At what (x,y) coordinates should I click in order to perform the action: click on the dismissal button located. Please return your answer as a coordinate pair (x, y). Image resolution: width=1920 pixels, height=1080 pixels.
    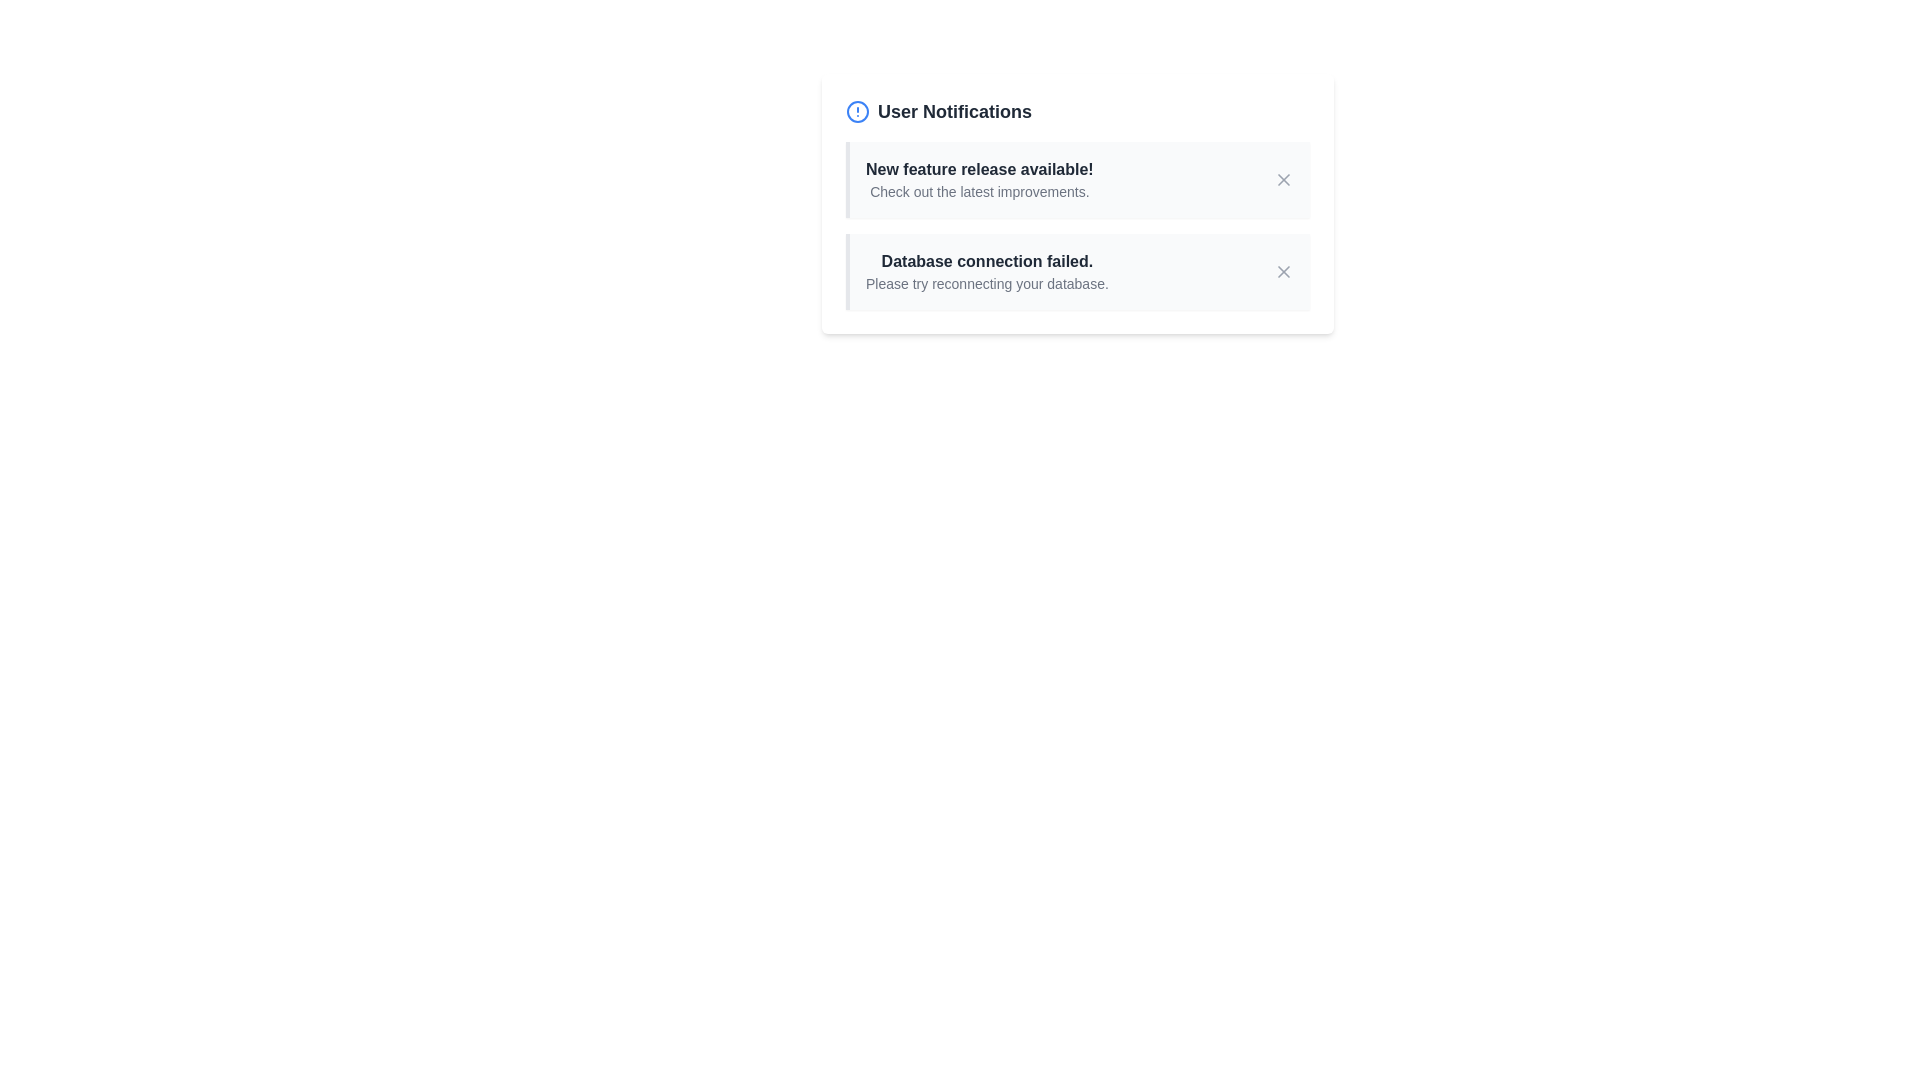
    Looking at the image, I should click on (1283, 272).